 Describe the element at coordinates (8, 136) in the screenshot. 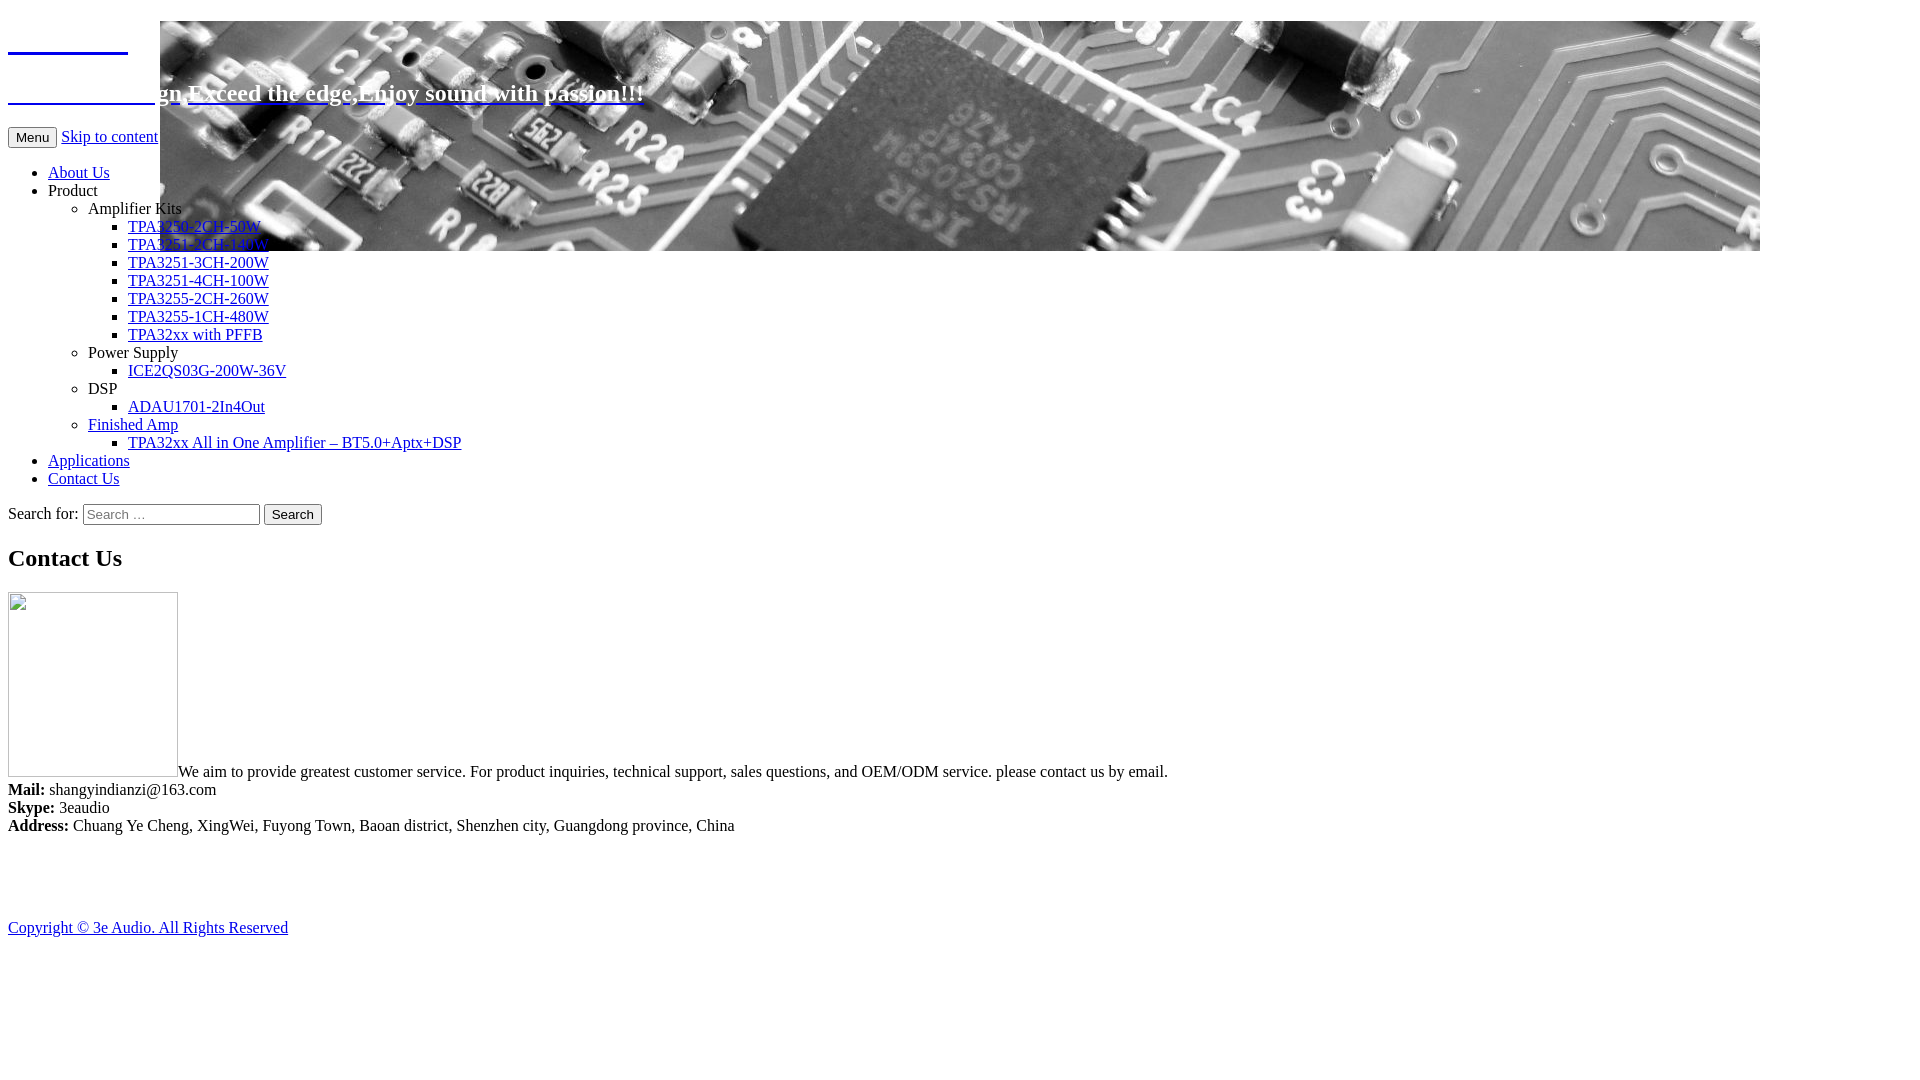

I see `'Menu'` at that location.